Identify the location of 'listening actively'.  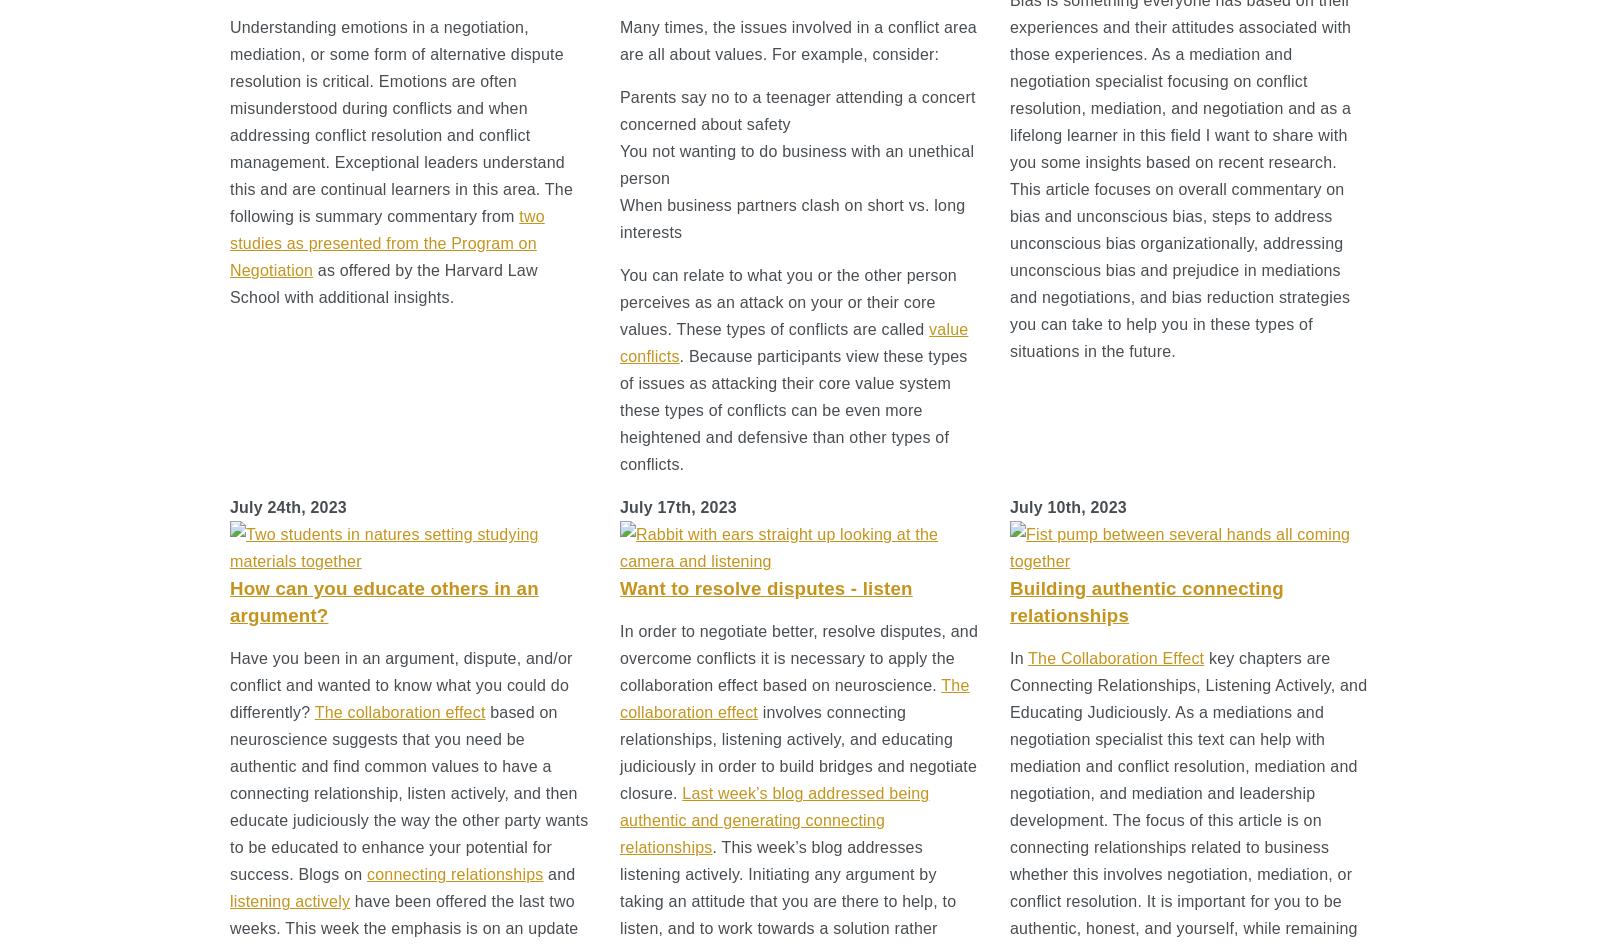
(289, 900).